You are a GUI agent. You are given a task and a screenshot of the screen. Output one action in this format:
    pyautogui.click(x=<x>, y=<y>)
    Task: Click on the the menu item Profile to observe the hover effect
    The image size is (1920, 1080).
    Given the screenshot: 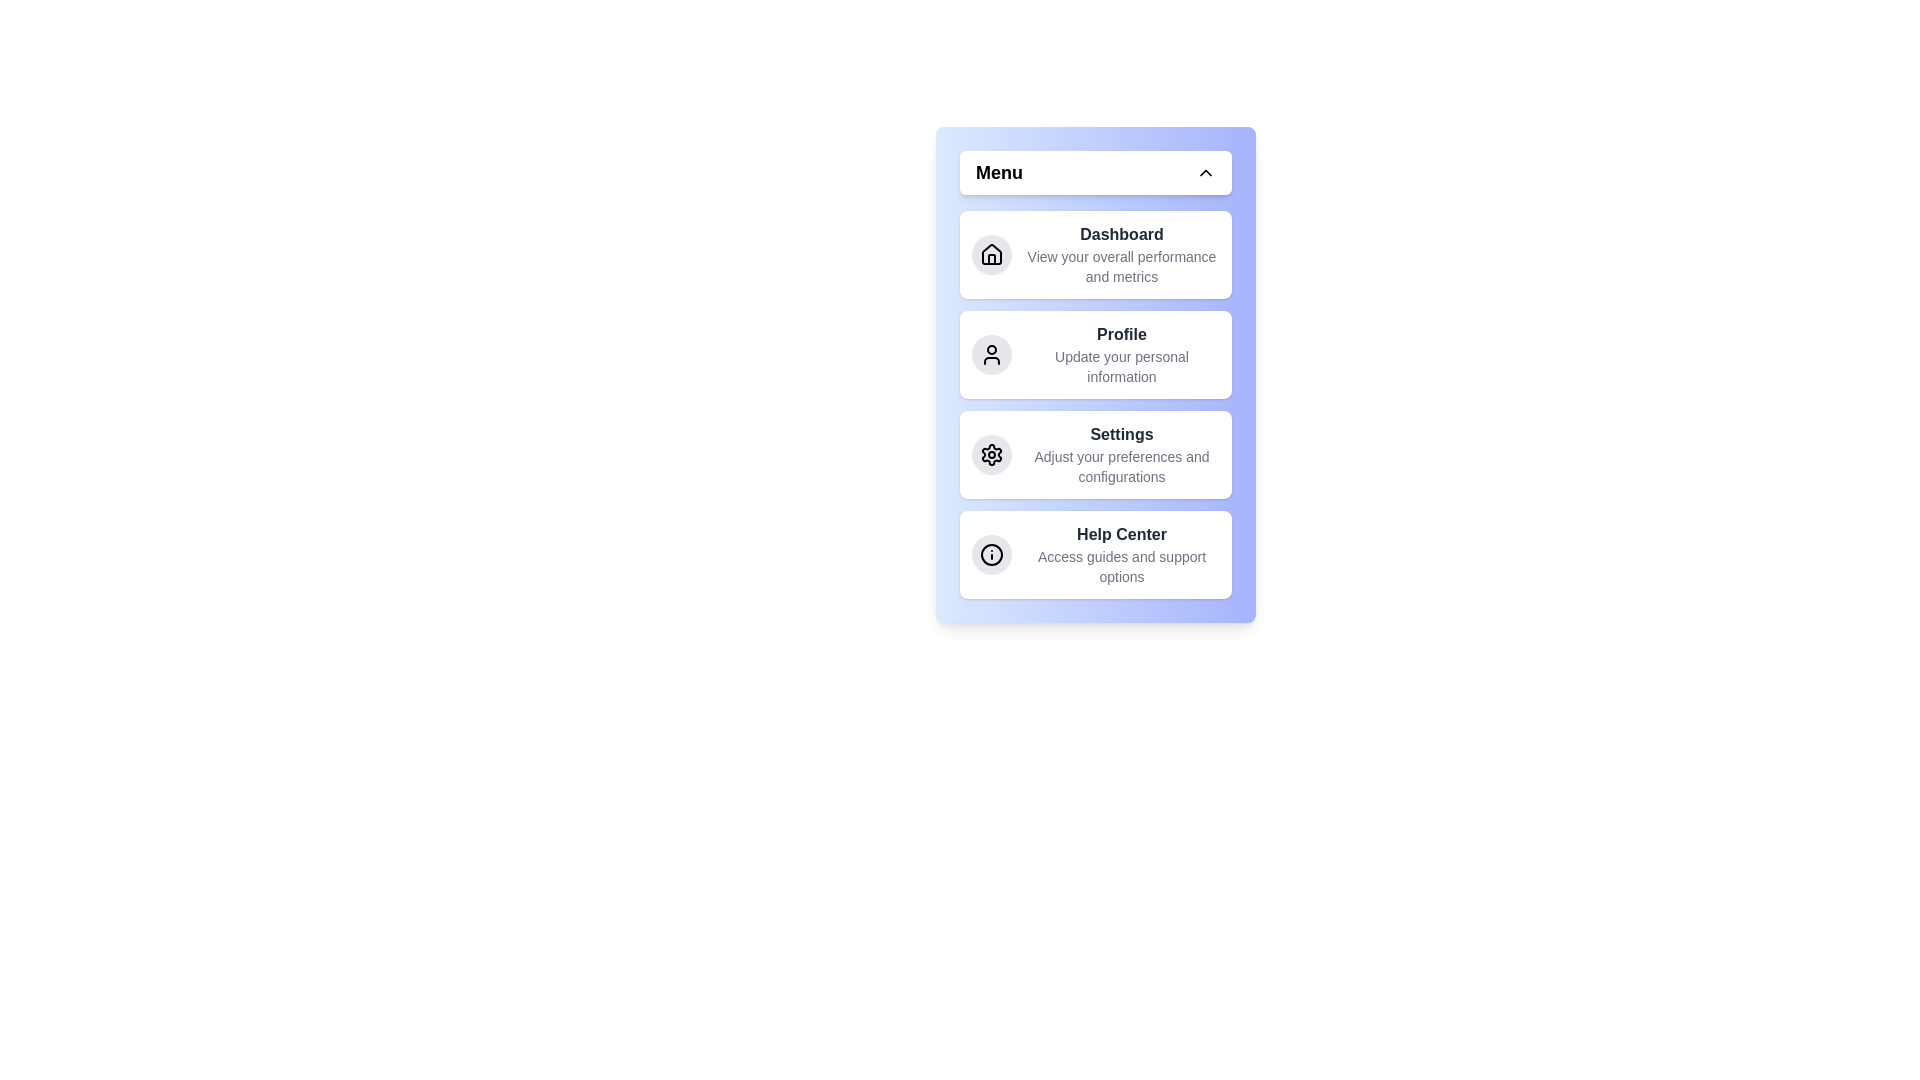 What is the action you would take?
    pyautogui.click(x=1094, y=353)
    